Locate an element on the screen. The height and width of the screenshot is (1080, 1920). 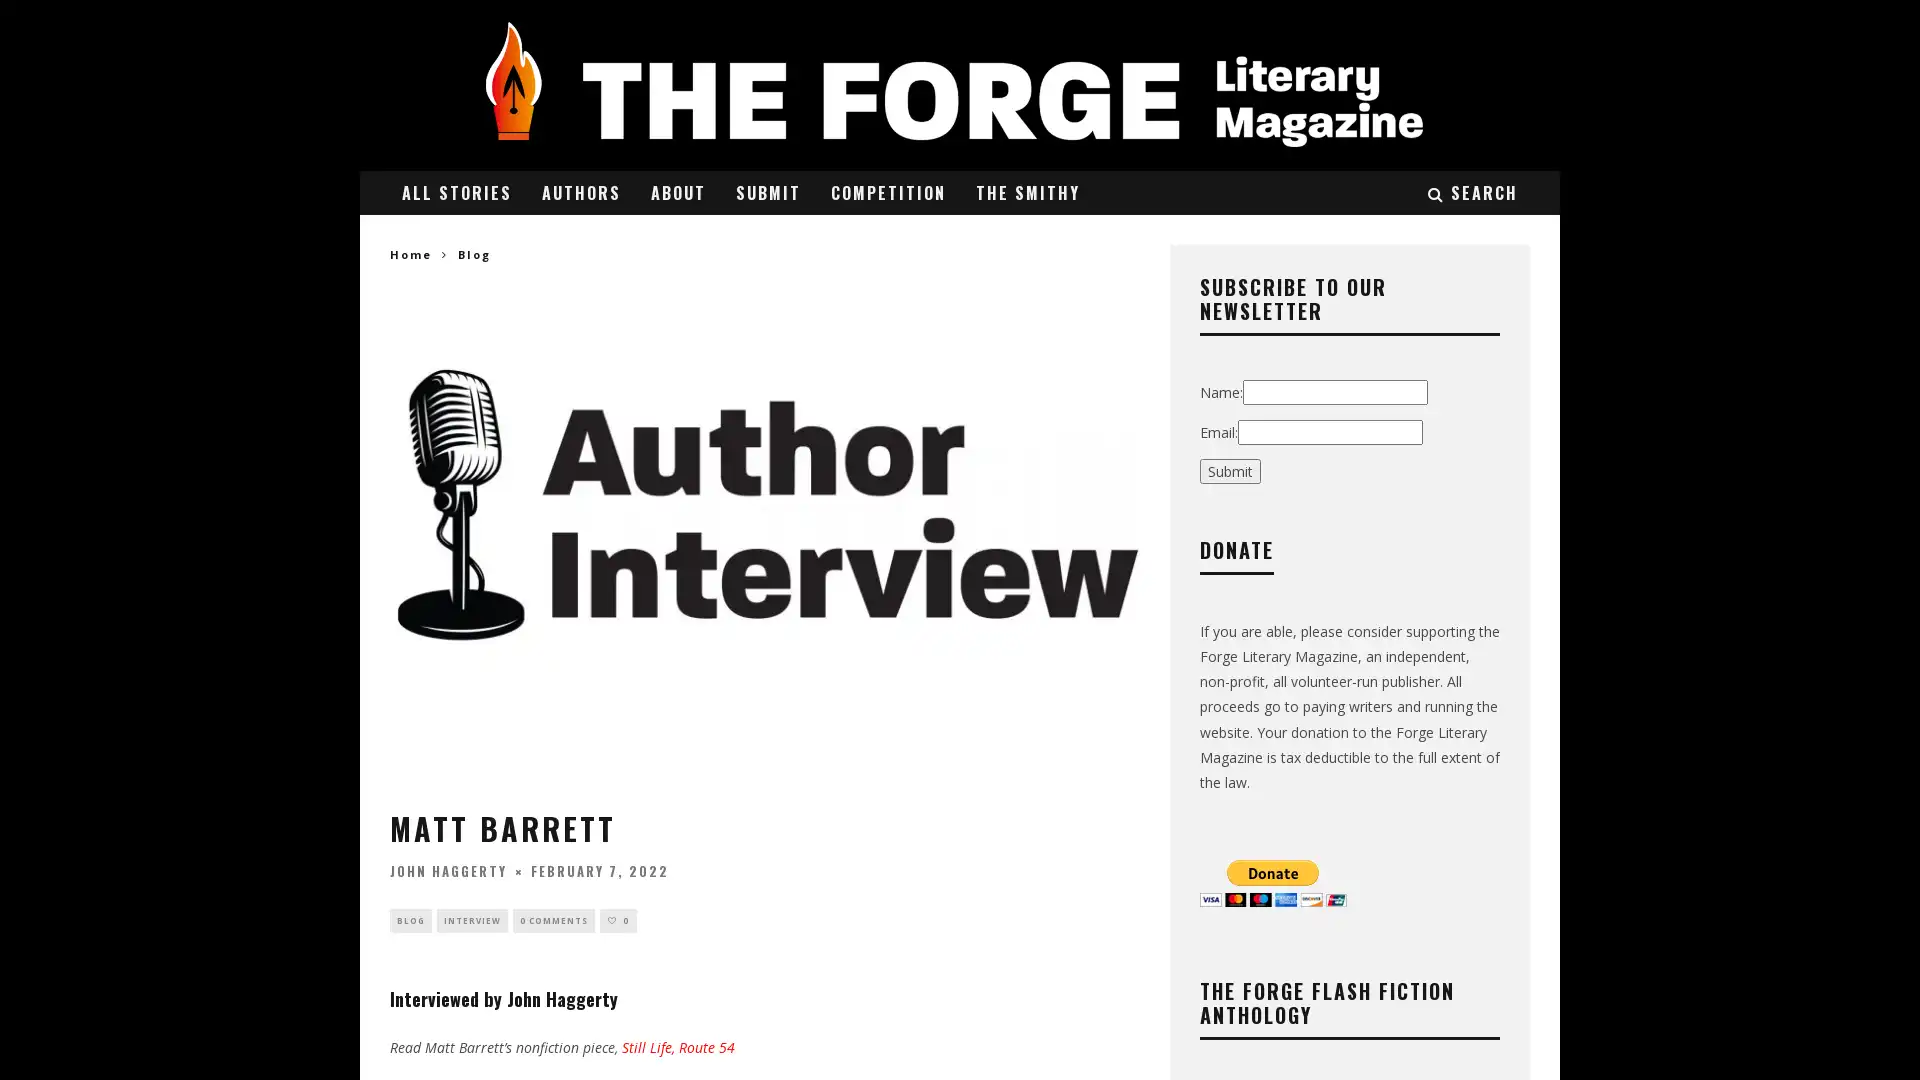
PayPal - The safer, easier way to pay online! is located at coordinates (1272, 881).